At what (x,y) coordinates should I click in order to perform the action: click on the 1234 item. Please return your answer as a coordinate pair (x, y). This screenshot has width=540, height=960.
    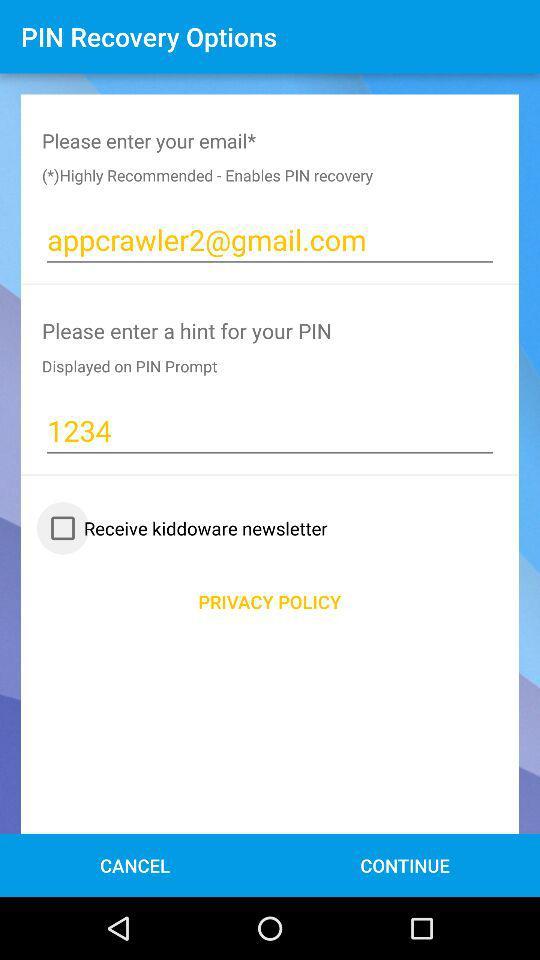
    Looking at the image, I should click on (270, 430).